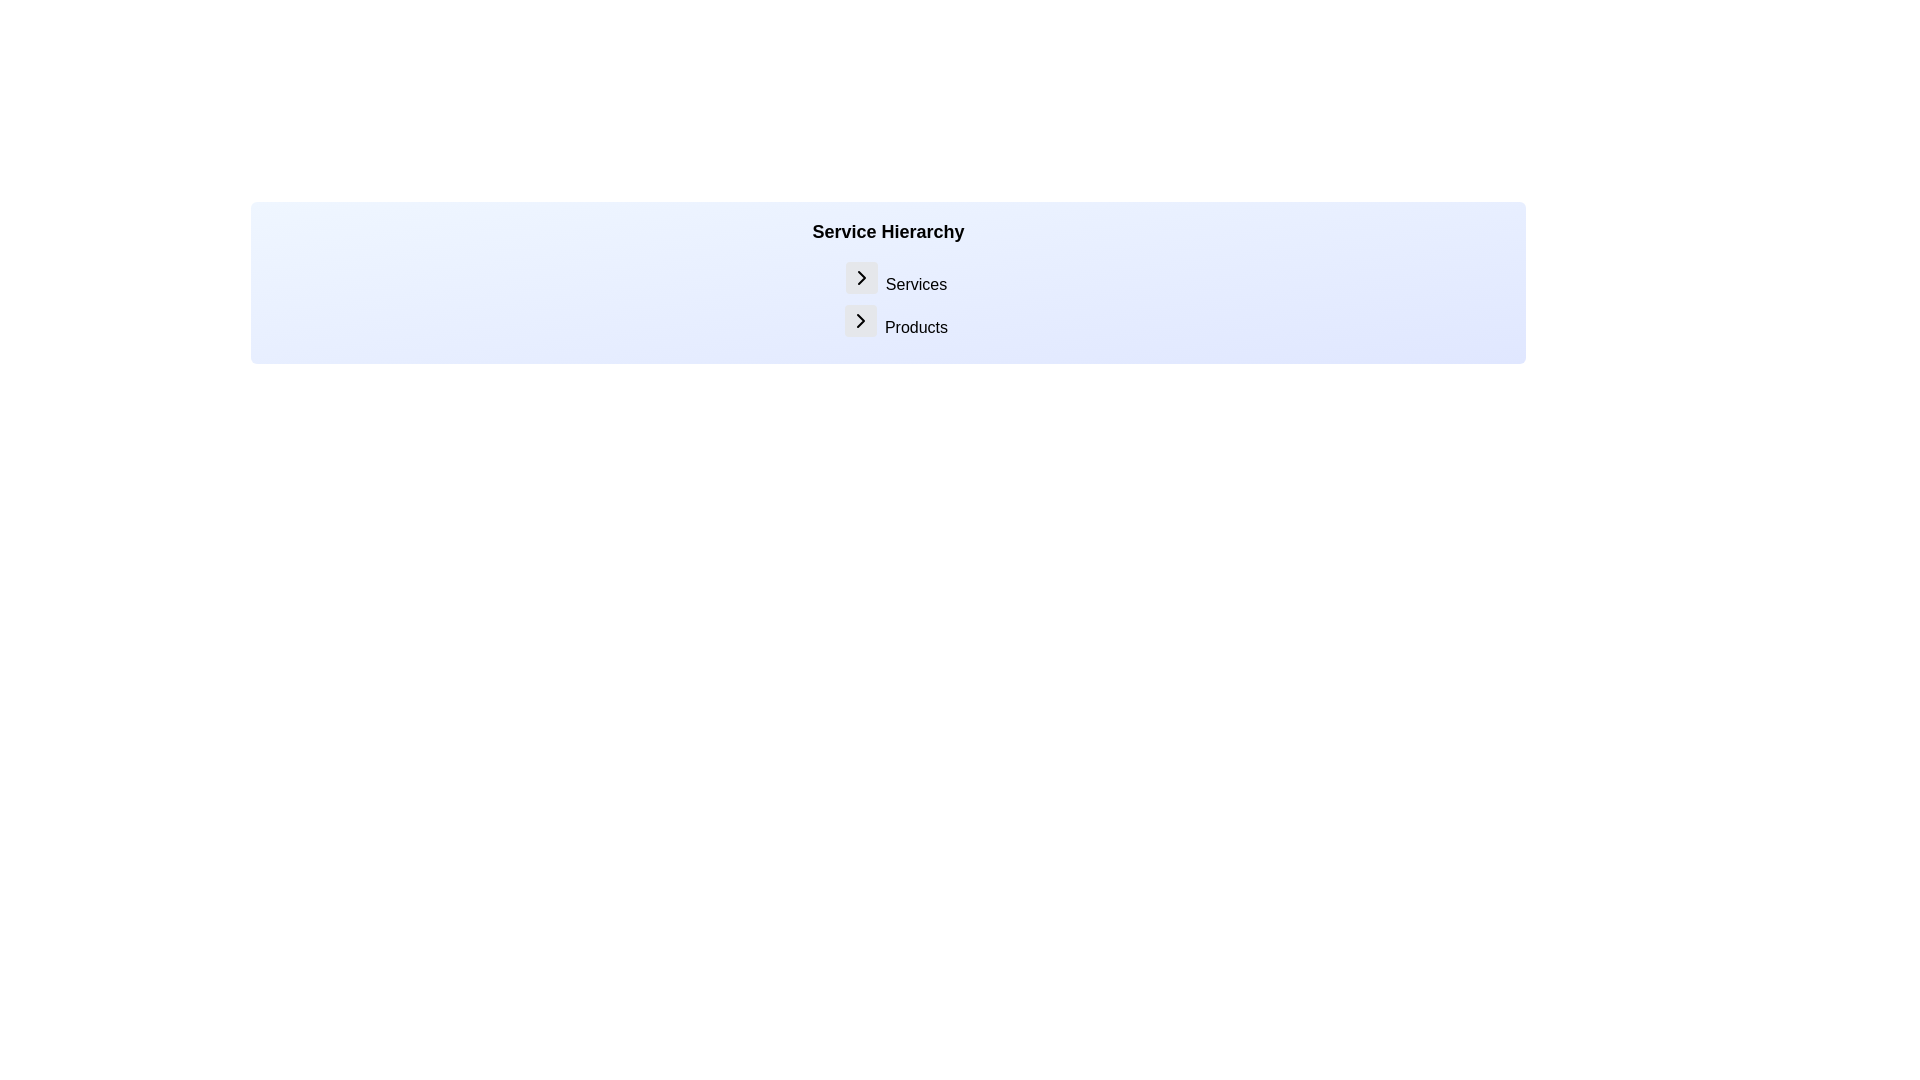 The height and width of the screenshot is (1080, 1920). What do you see at coordinates (861, 277) in the screenshot?
I see `the arrow icon button located to the left of the 'Services' text to change its background color` at bounding box center [861, 277].